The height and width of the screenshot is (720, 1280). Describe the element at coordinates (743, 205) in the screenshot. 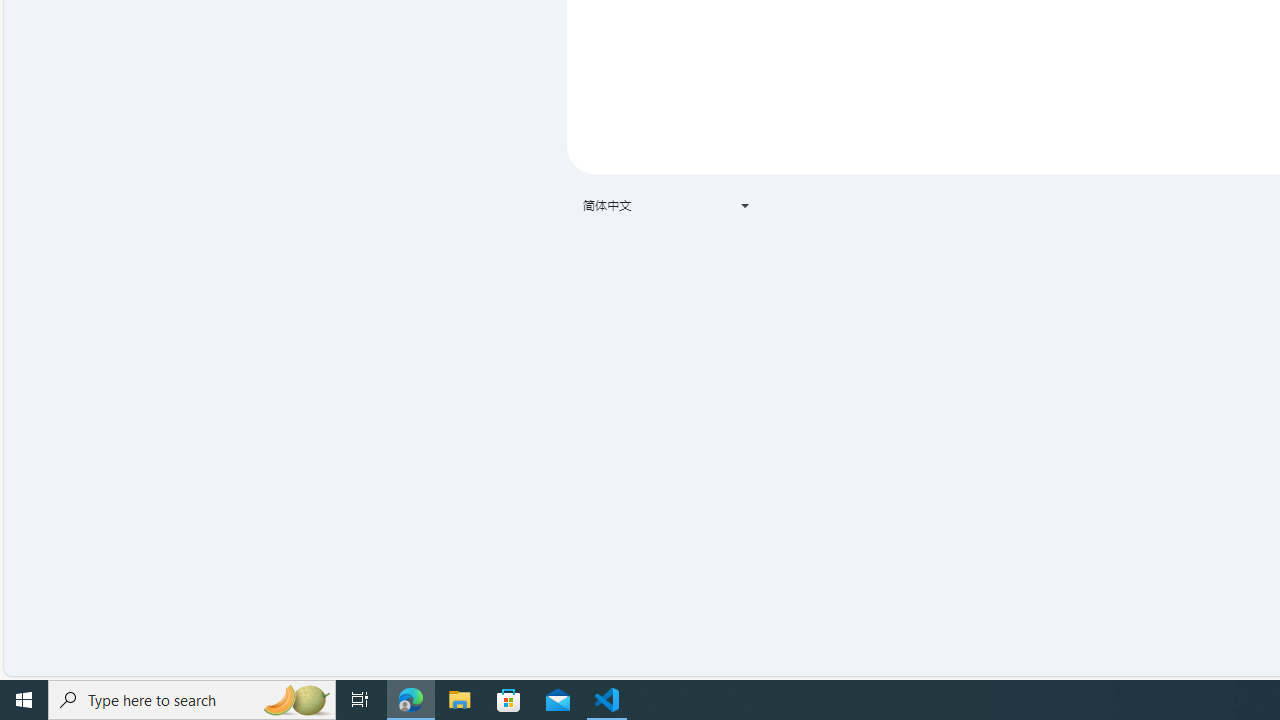

I see `'Class: VfPpkd-t08AT-Bz112c-Bd00G'` at that location.